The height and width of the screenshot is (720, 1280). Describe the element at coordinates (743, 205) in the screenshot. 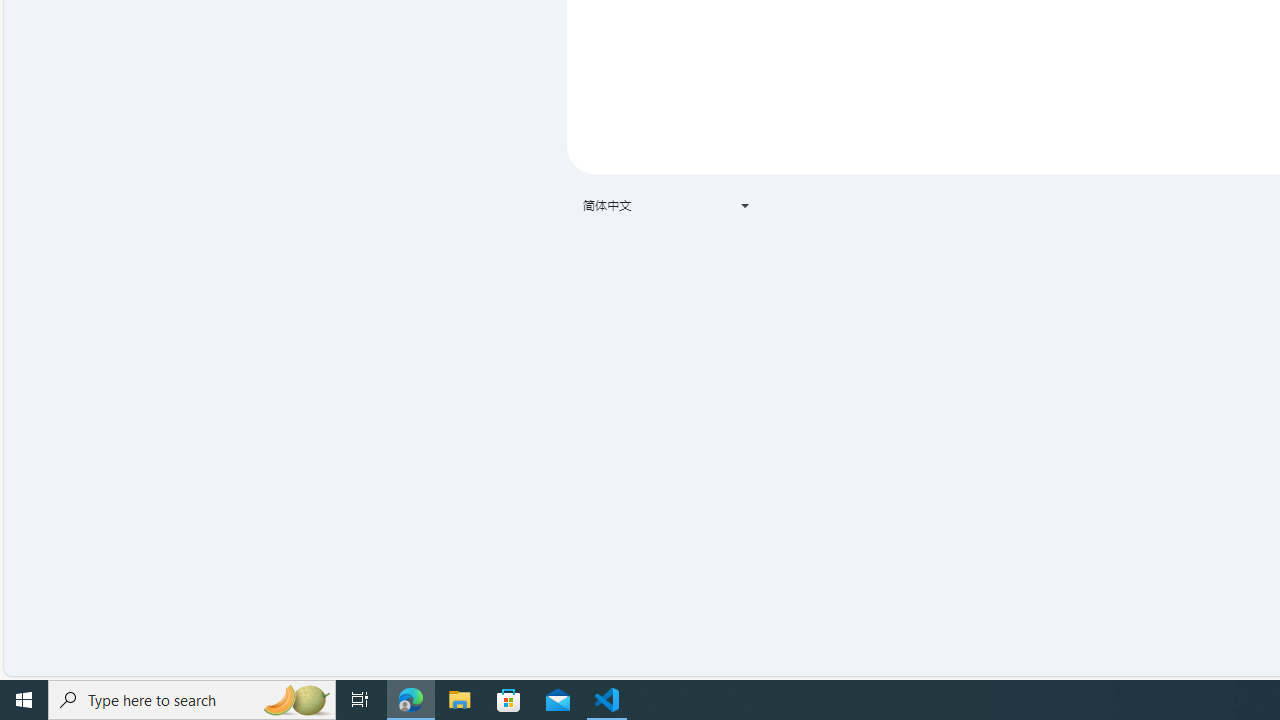

I see `'Class: VfPpkd-t08AT-Bz112c-Bd00G'` at that location.